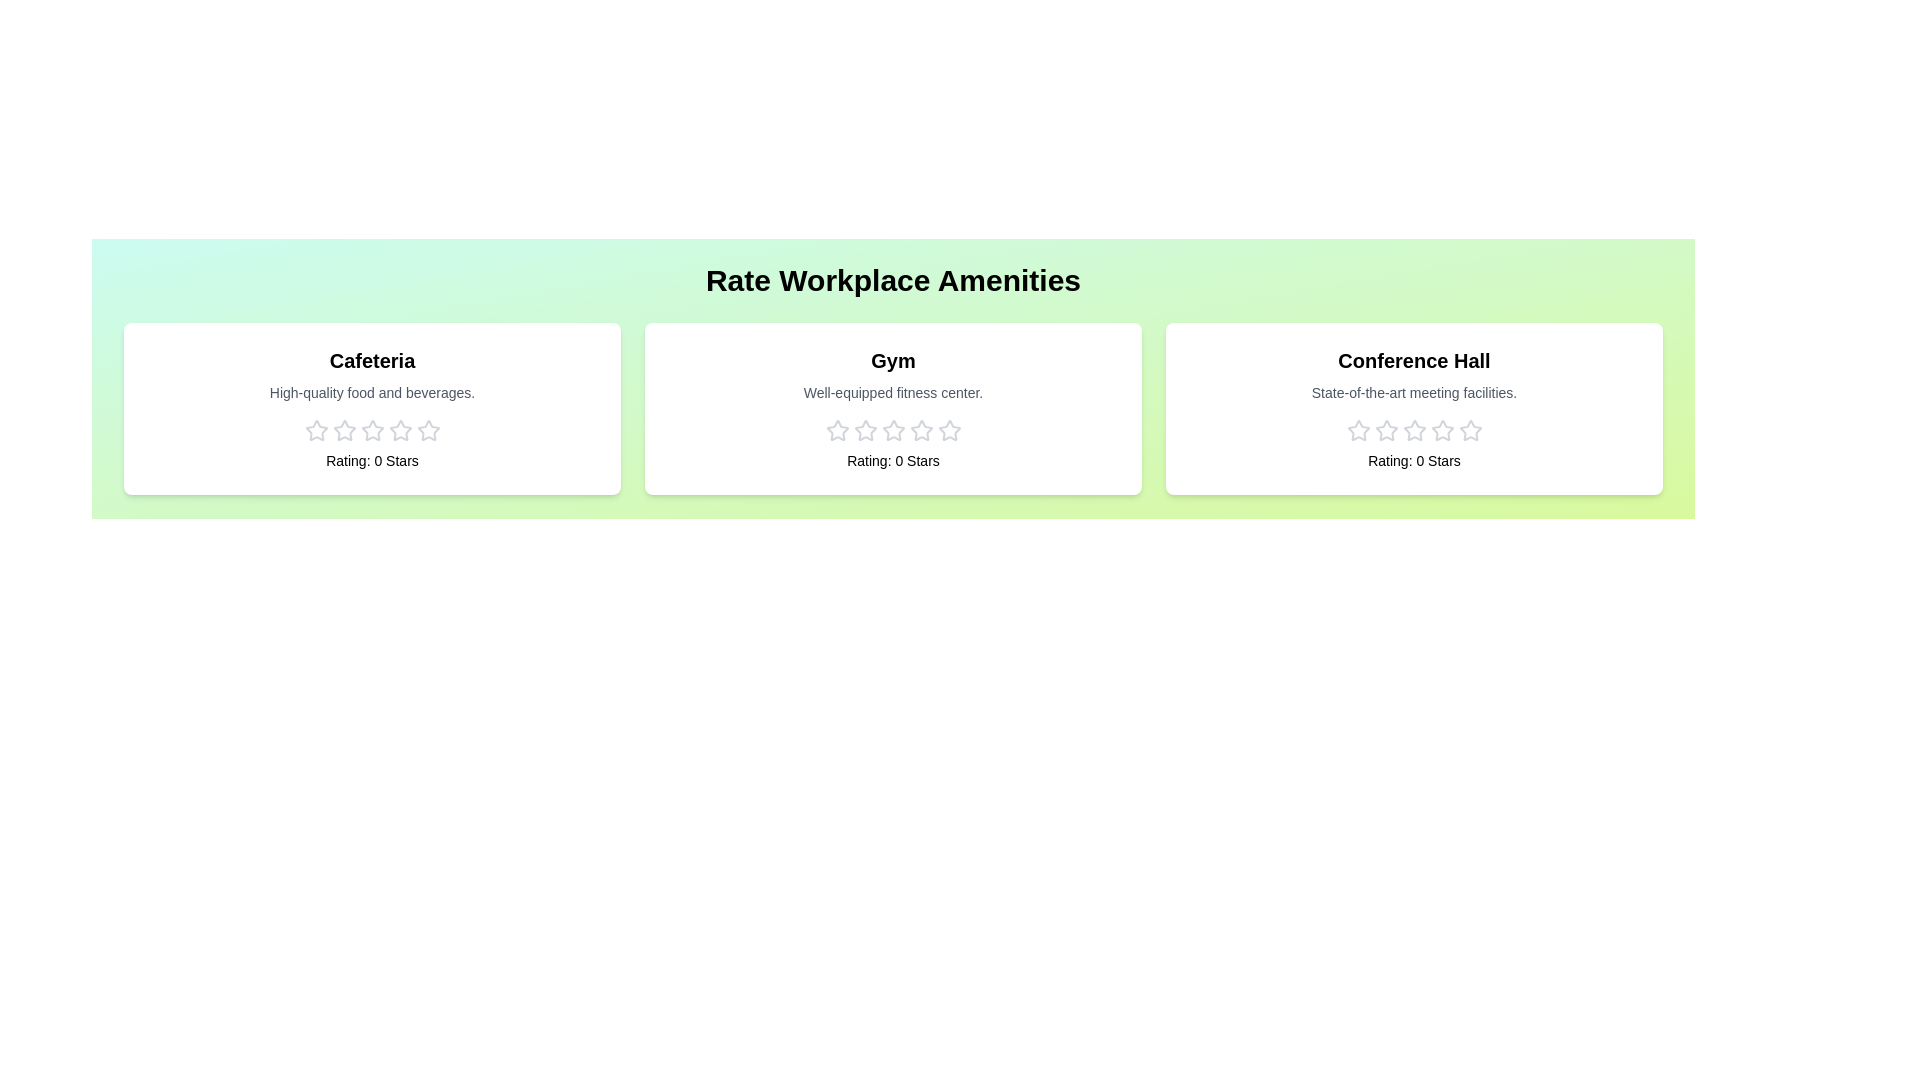  Describe the element at coordinates (372, 407) in the screenshot. I see `the Cafeteria card to observe its hover effect` at that location.